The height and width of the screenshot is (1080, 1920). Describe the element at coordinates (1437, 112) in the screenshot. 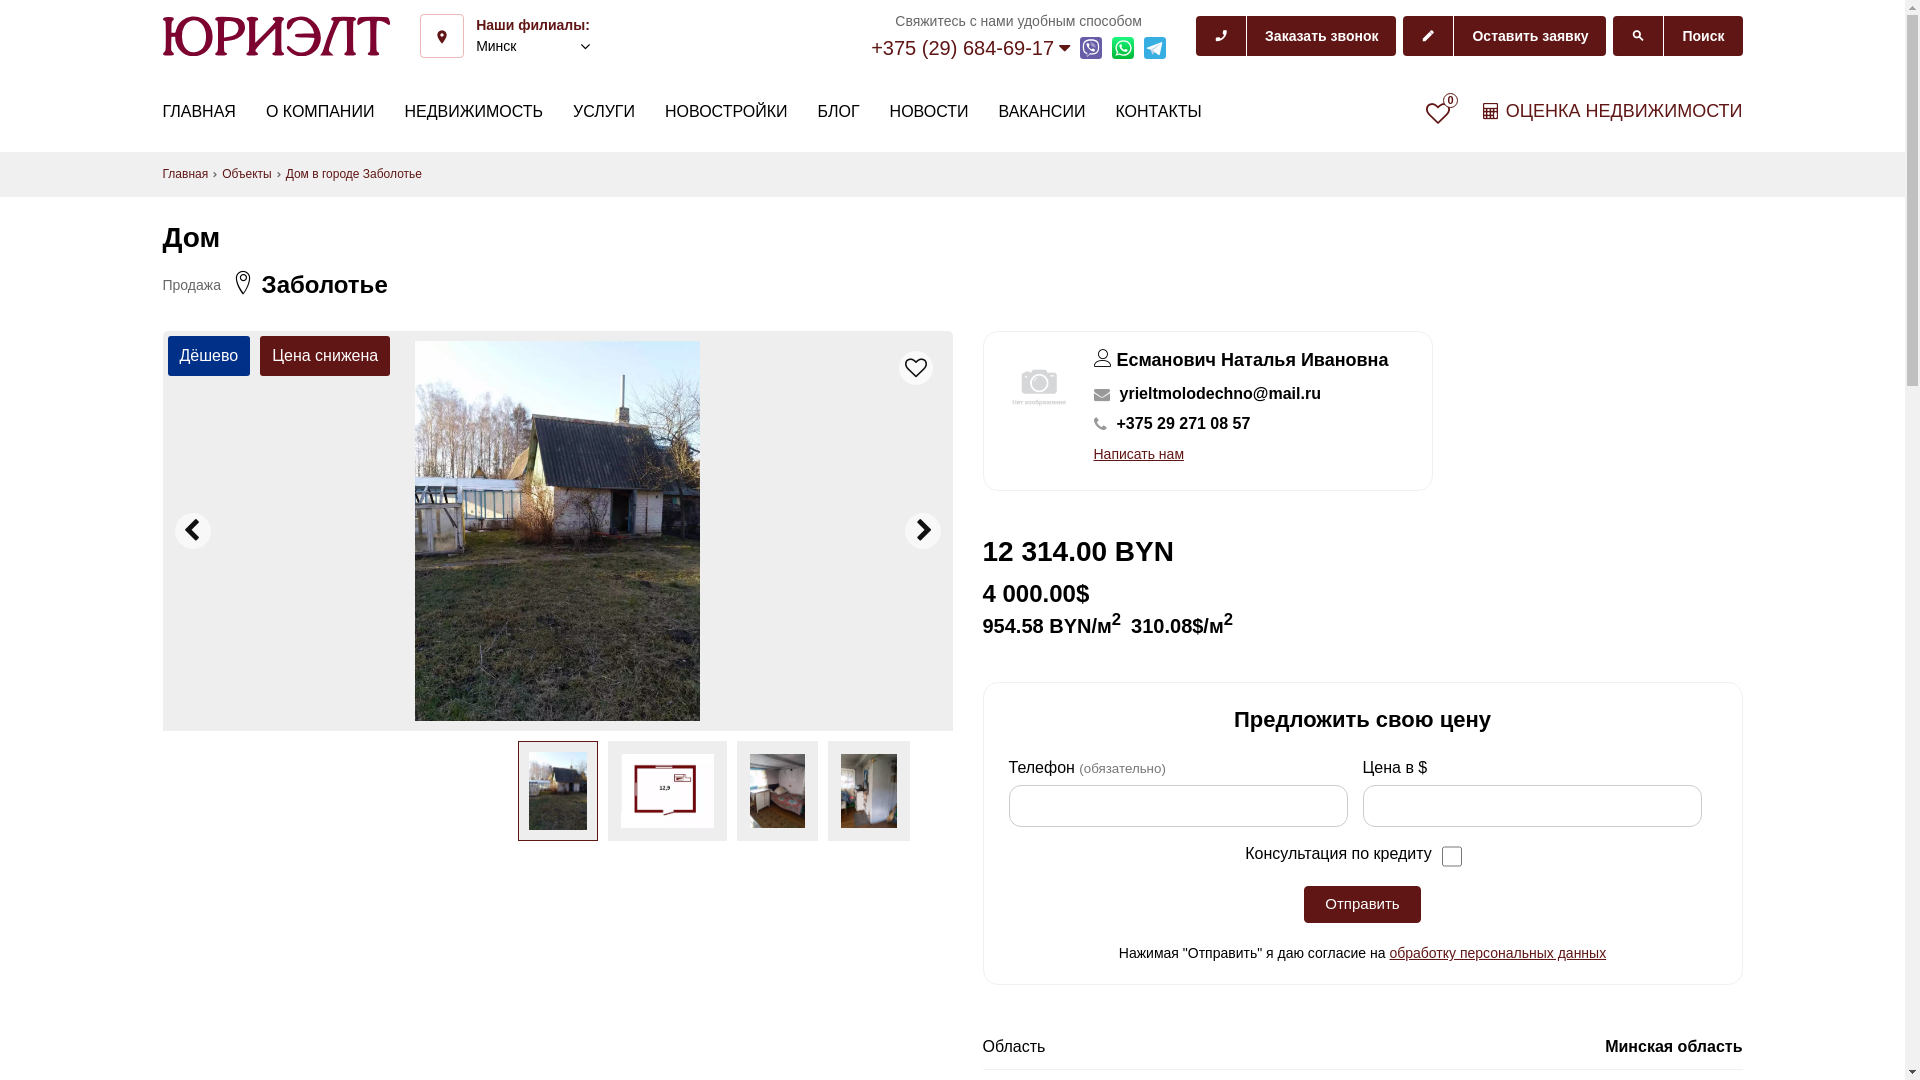

I see `'0'` at that location.